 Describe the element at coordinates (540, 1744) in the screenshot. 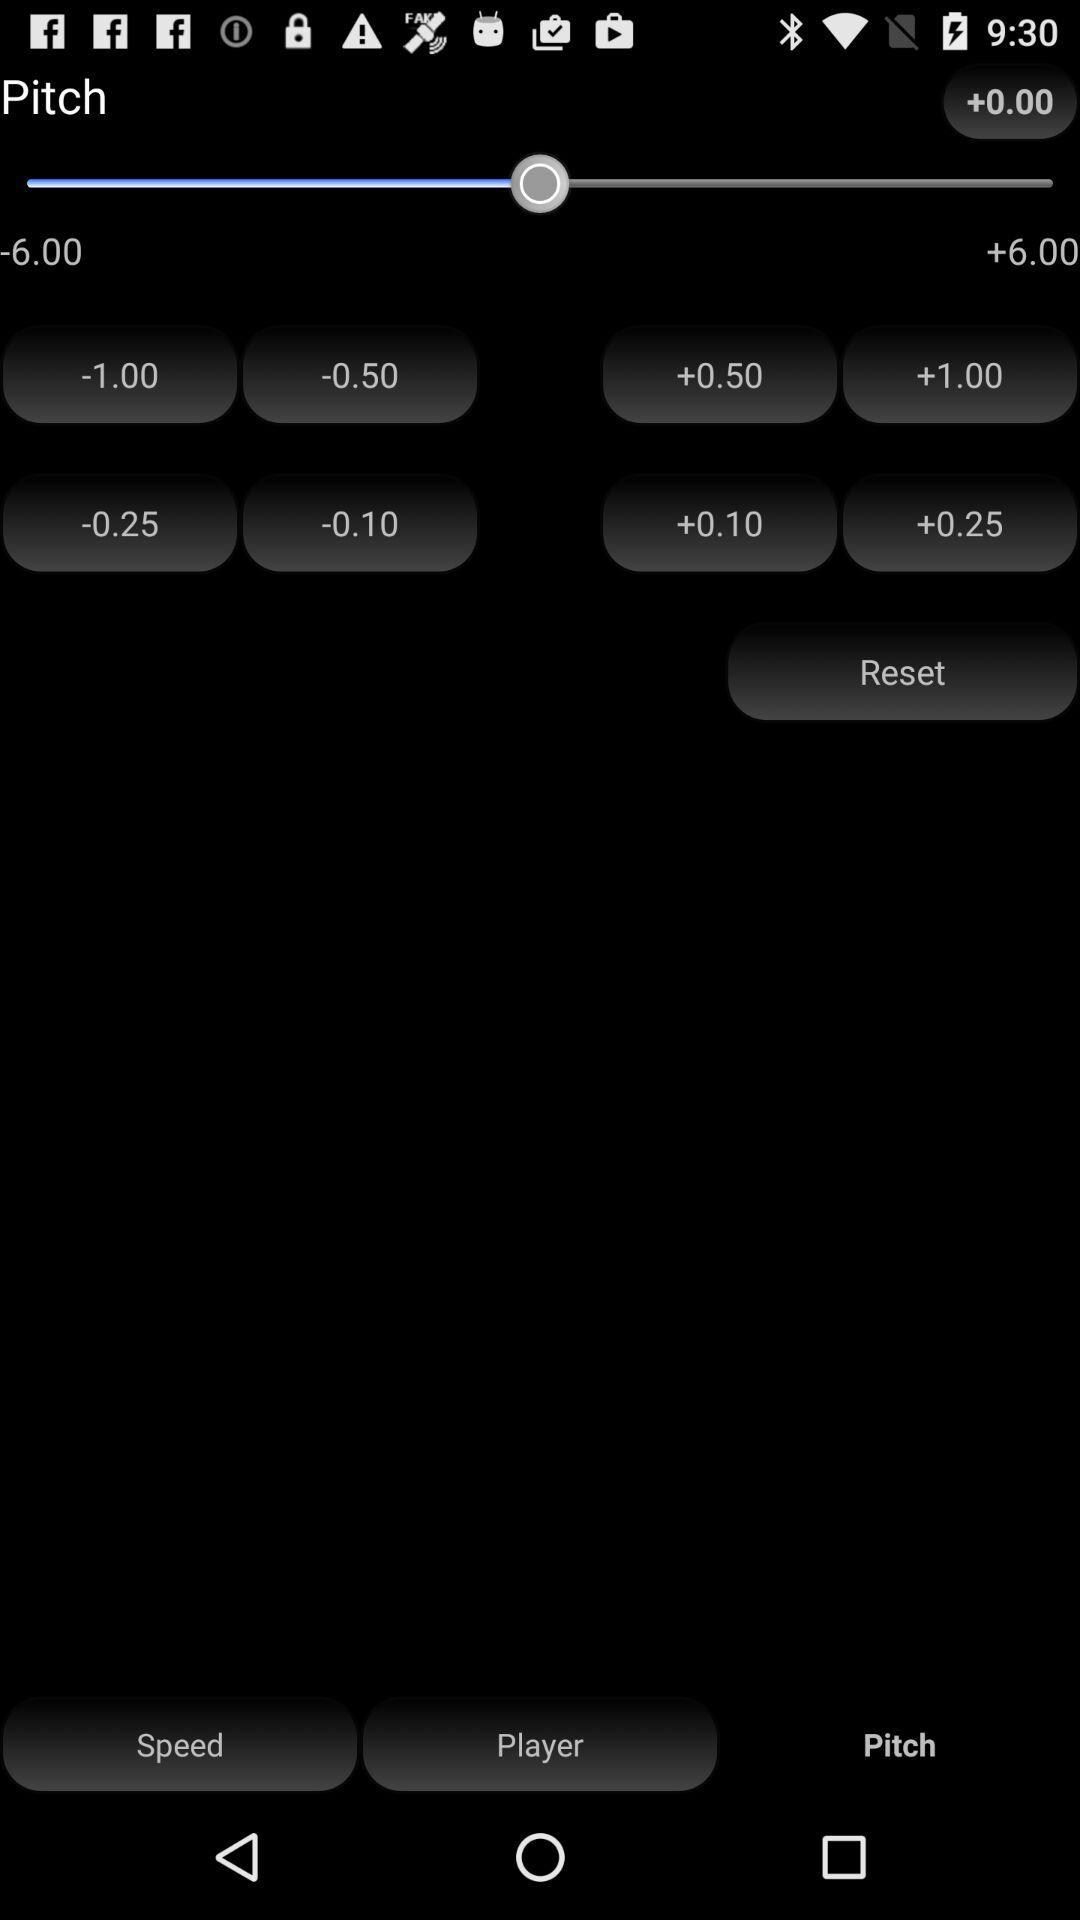

I see `button at the bottom` at that location.